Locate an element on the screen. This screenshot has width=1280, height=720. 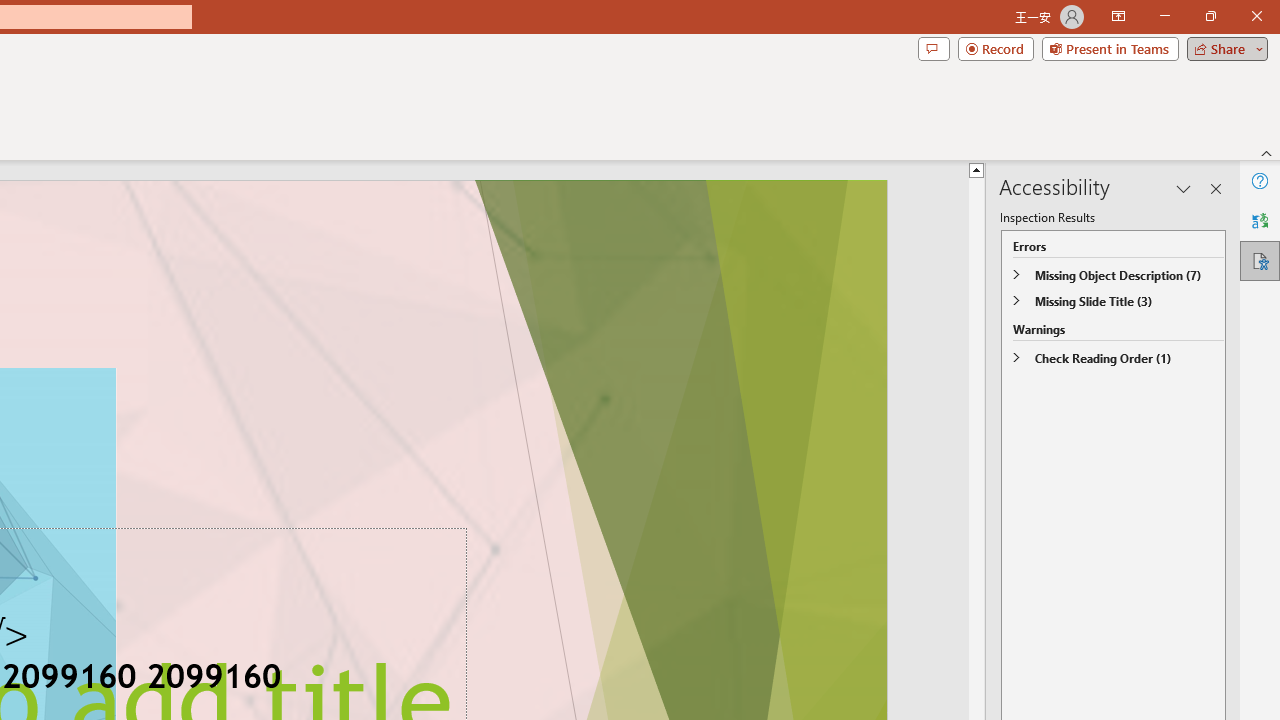
'Collapse the Ribbon' is located at coordinates (1266, 152).